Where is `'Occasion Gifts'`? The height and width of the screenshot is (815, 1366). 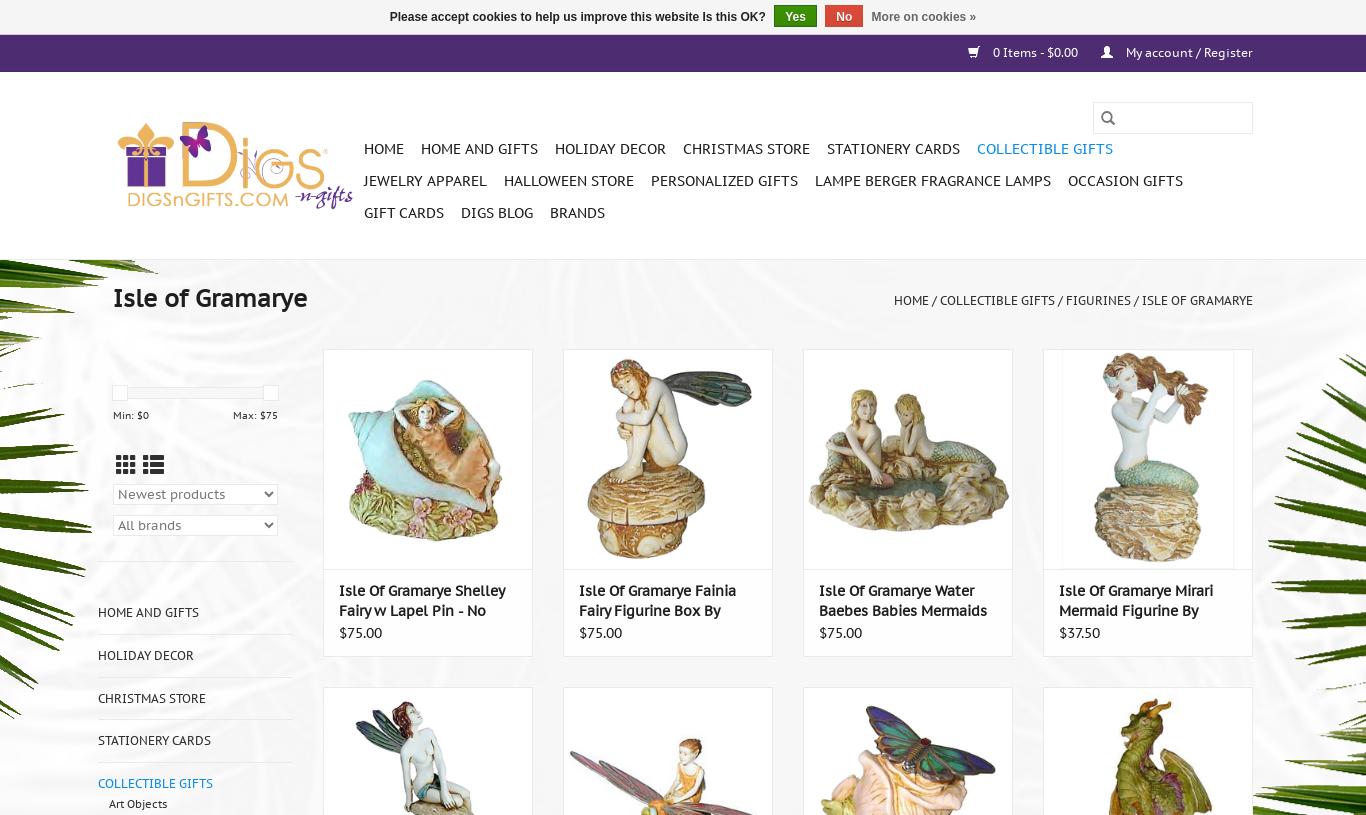 'Occasion Gifts' is located at coordinates (1124, 181).